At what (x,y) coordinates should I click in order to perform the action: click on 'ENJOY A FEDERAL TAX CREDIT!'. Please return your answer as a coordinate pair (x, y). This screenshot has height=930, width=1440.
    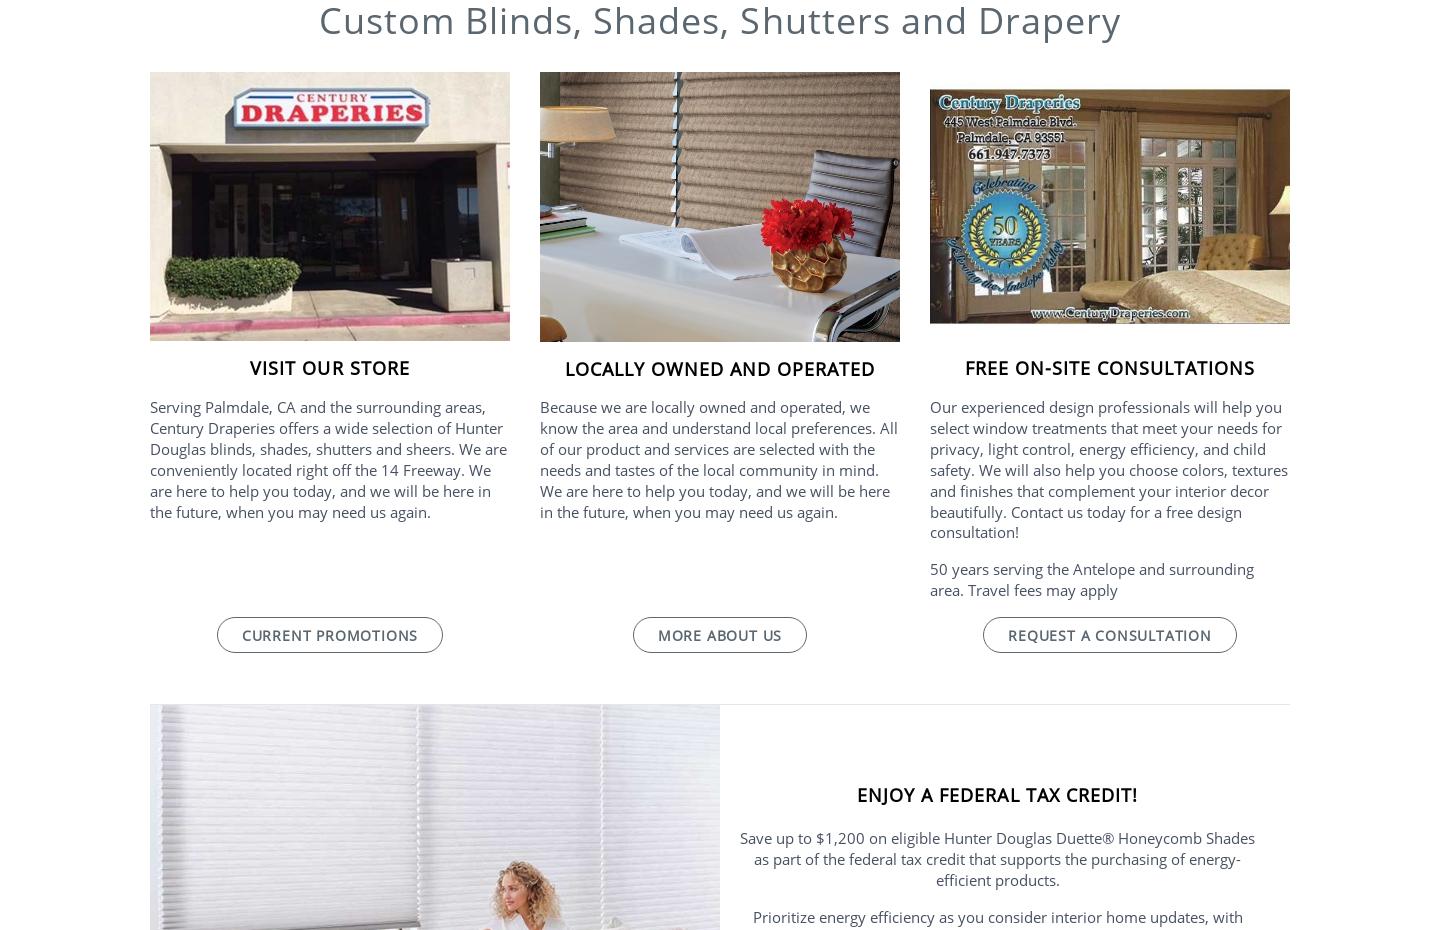
    Looking at the image, I should click on (996, 793).